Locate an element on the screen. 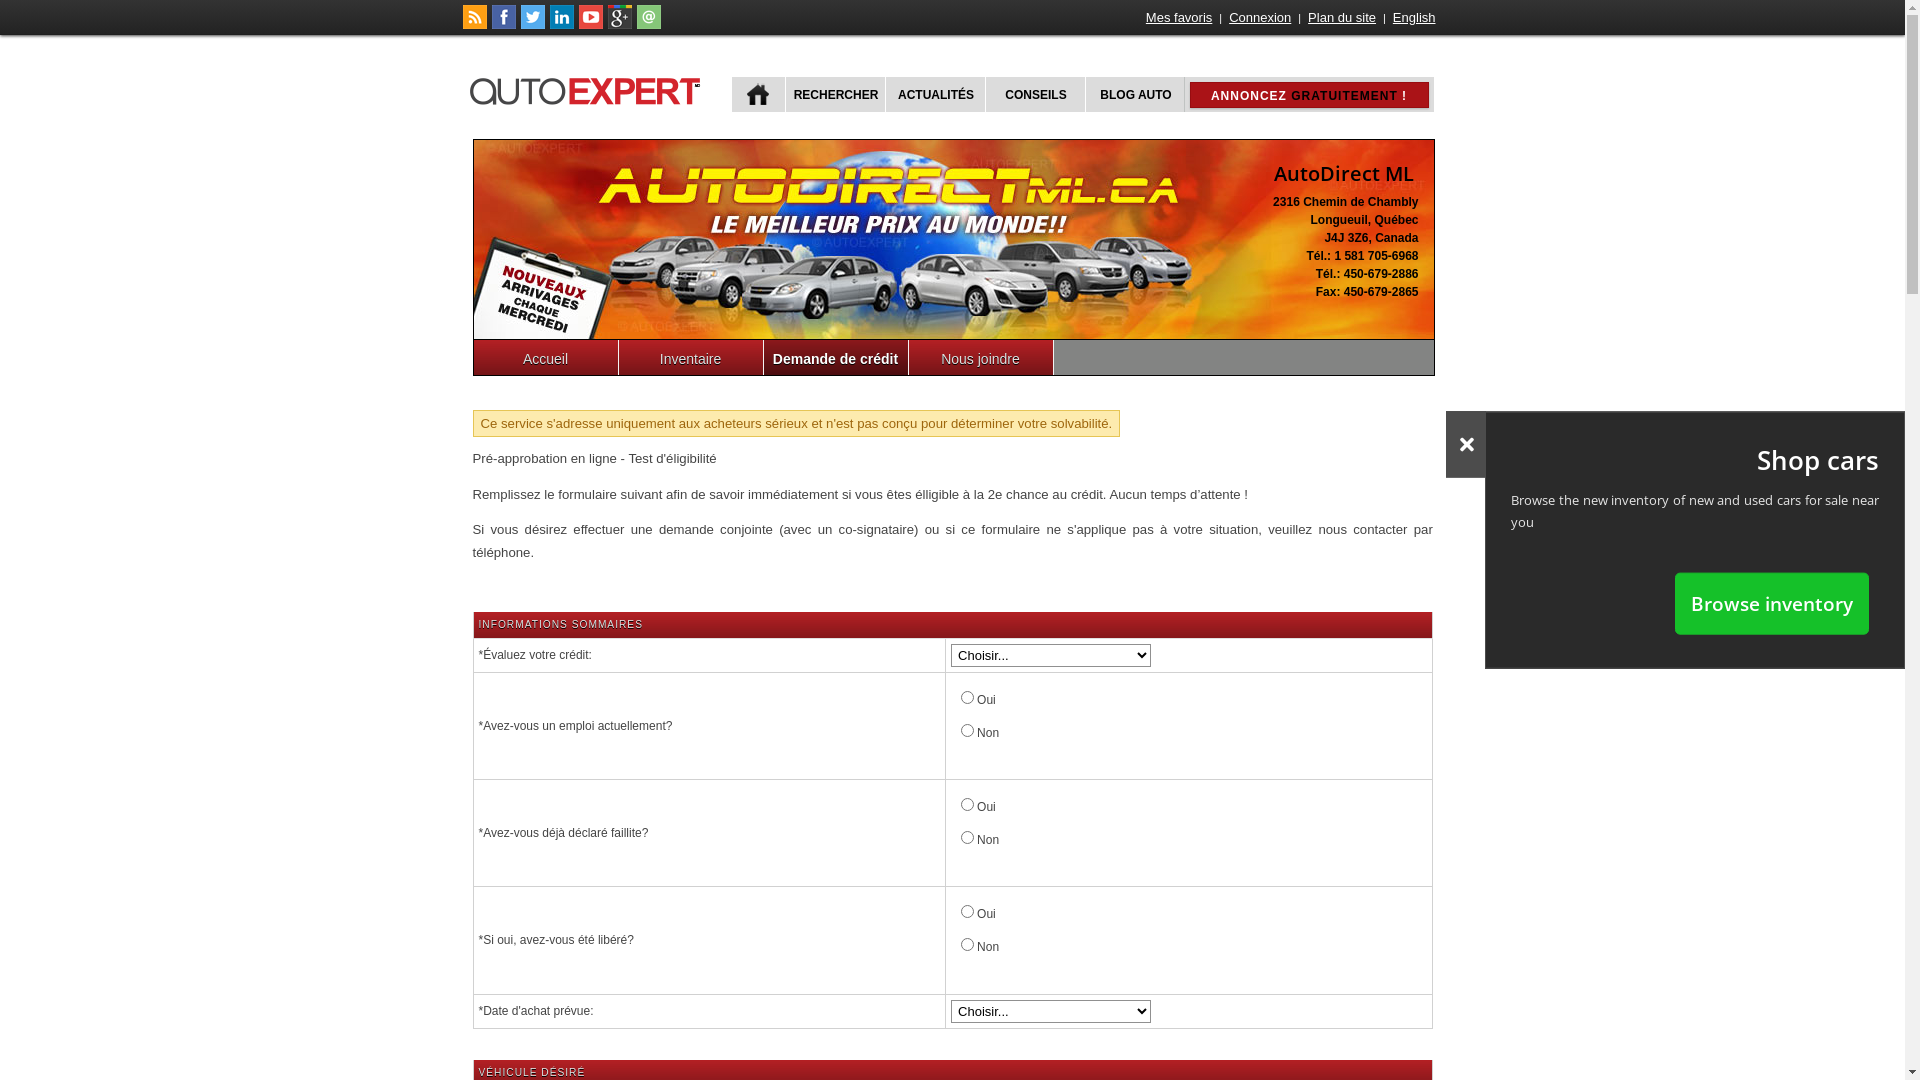 Image resolution: width=1920 pixels, height=1080 pixels. 'Mes favoris' is located at coordinates (1179, 17).